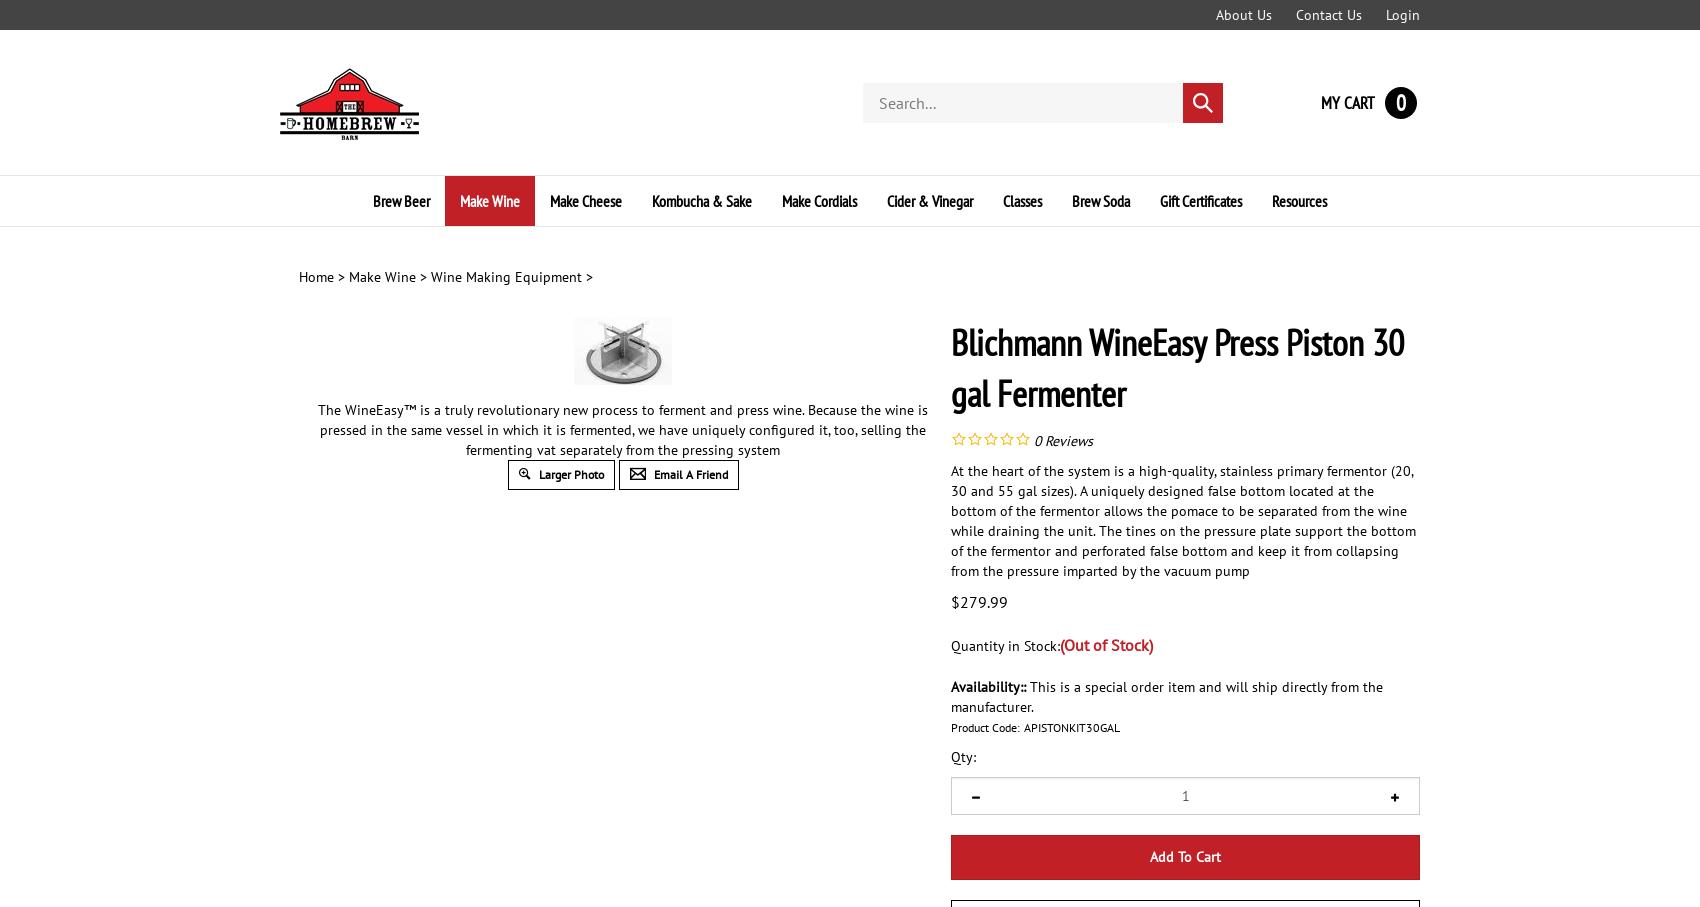 The image size is (1700, 907). What do you see at coordinates (1037, 439) in the screenshot?
I see `'0'` at bounding box center [1037, 439].